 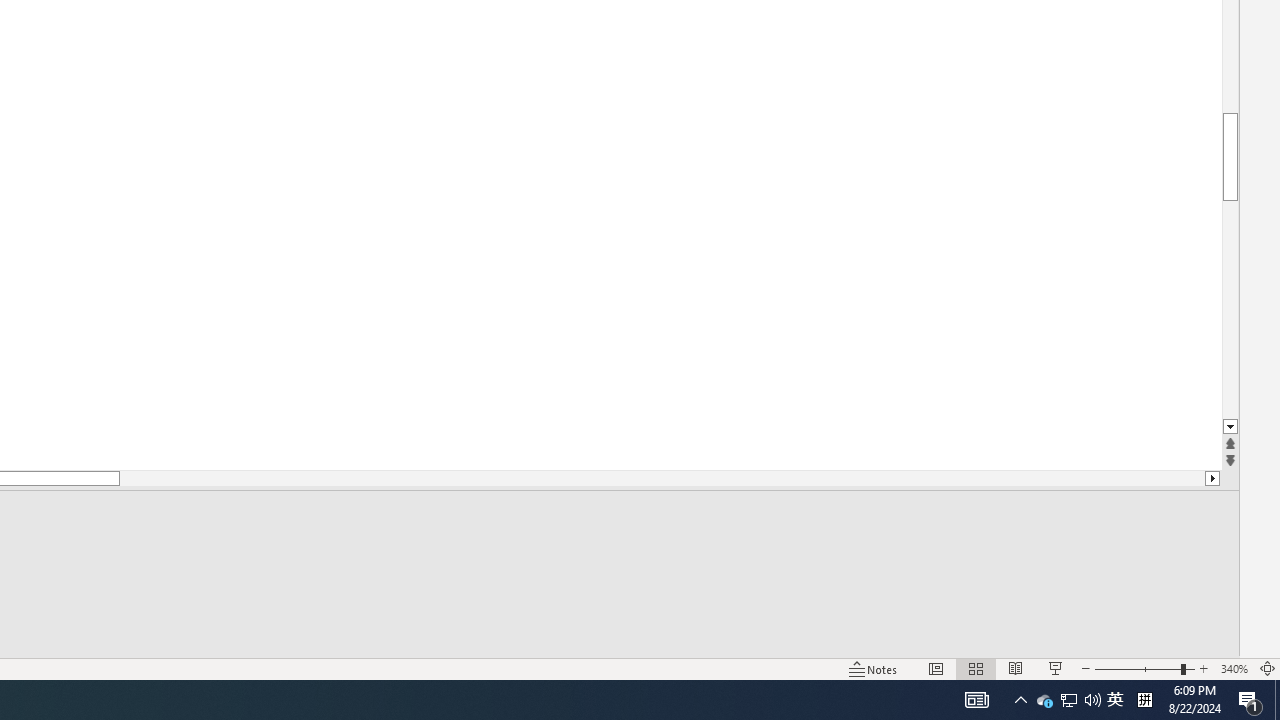 I want to click on 'Zoom 340%', so click(x=1233, y=669).